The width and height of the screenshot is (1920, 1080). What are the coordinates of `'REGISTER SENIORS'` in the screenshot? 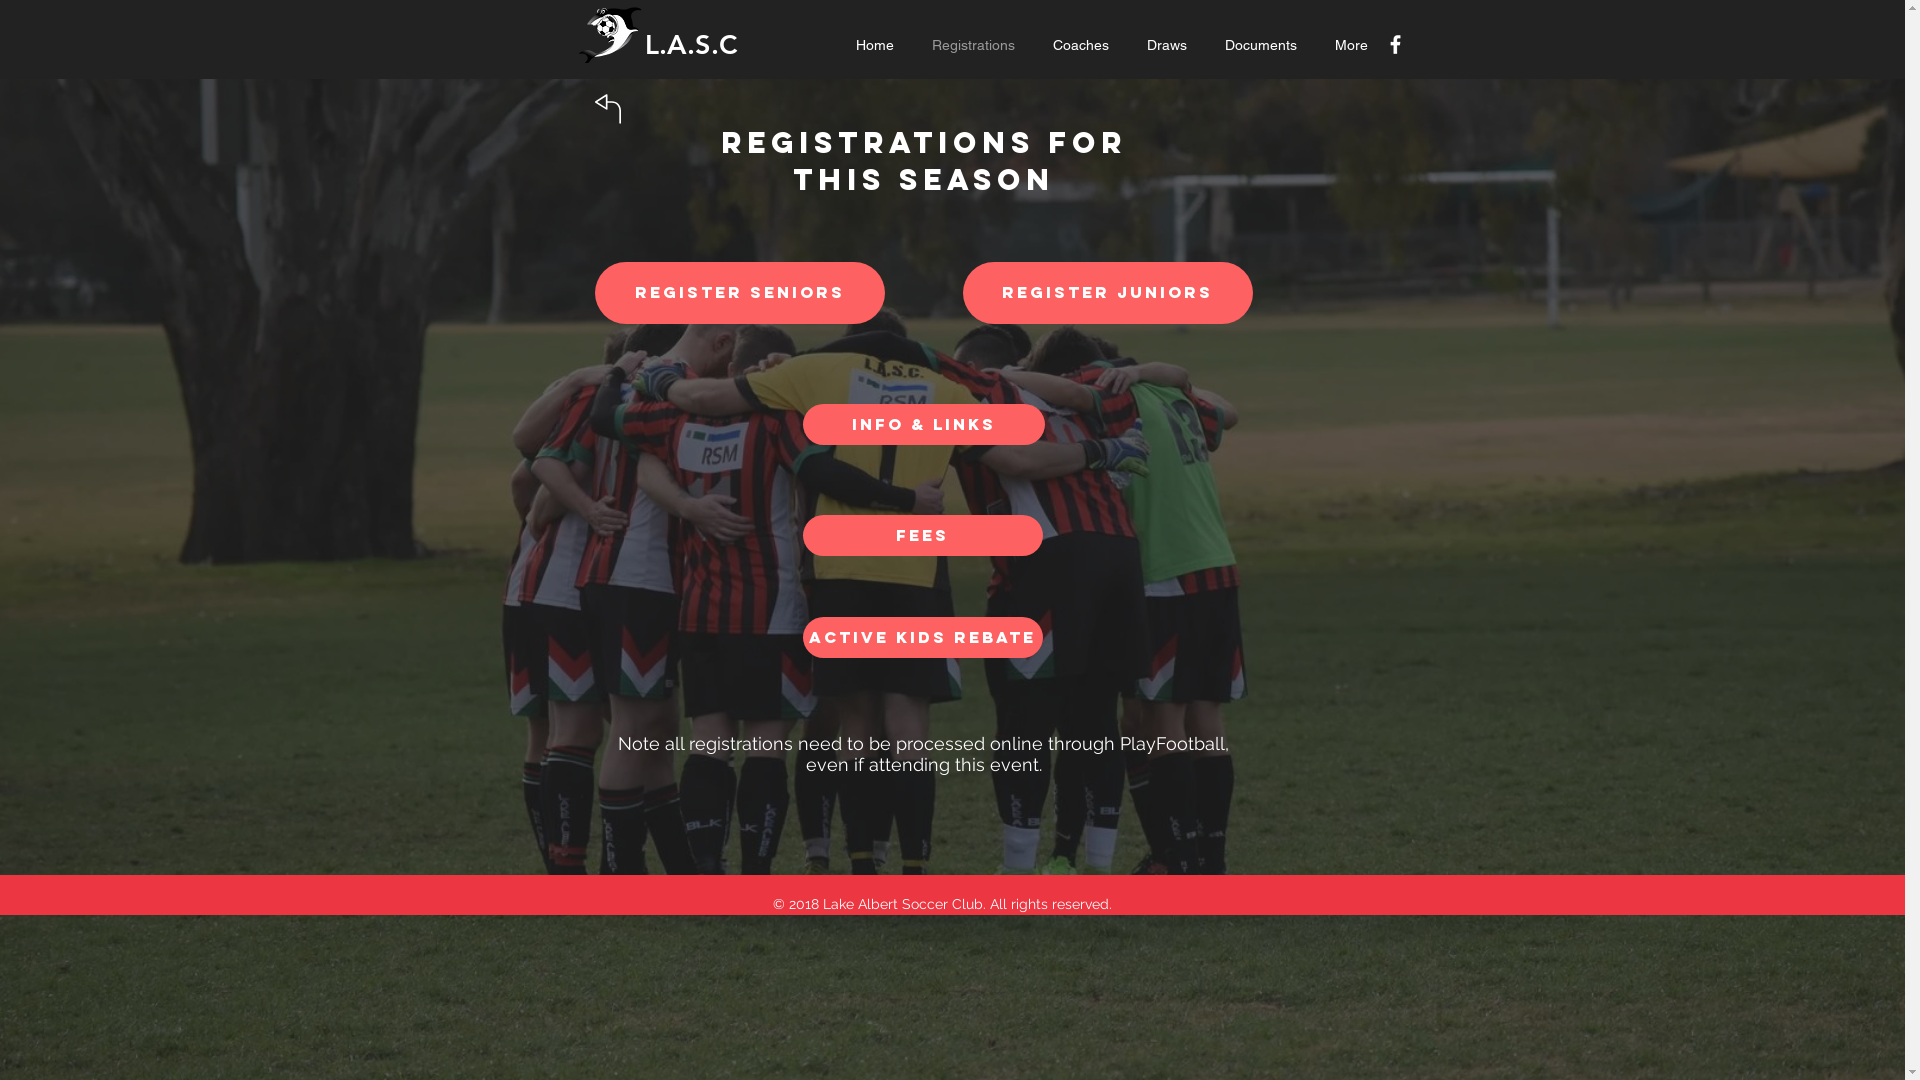 It's located at (738, 293).